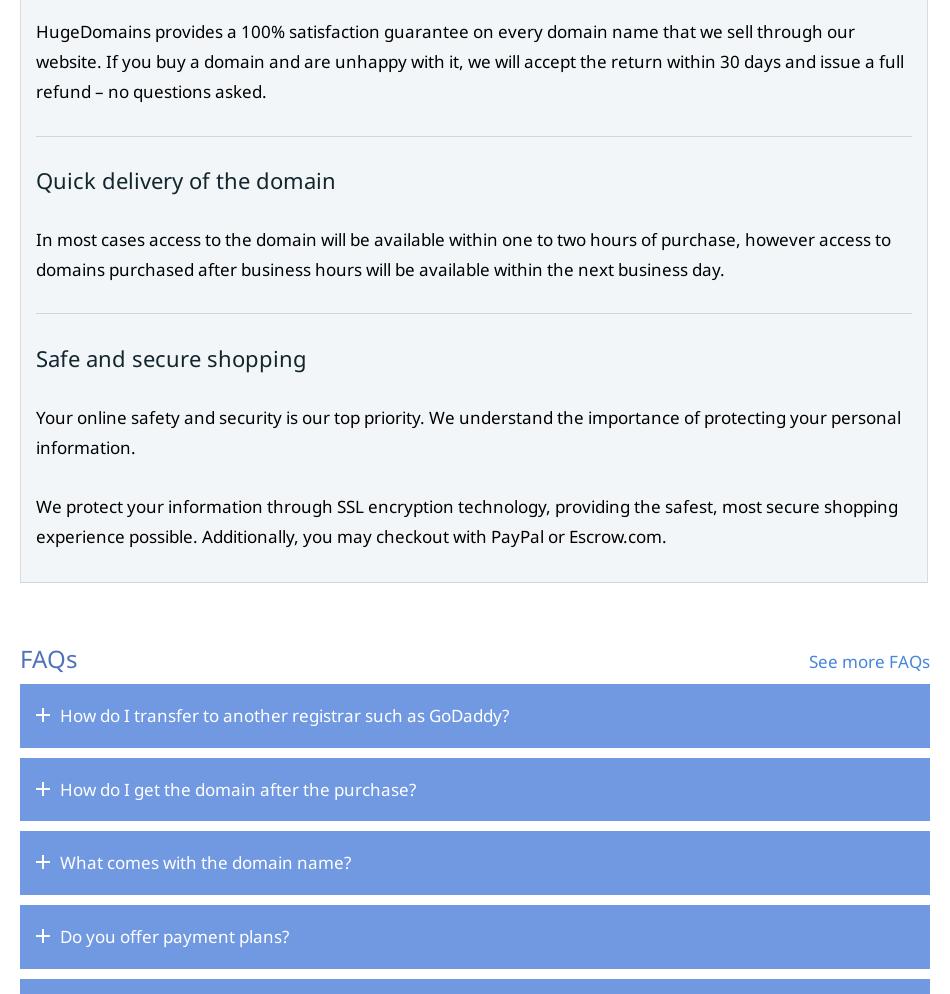 The image size is (950, 994). What do you see at coordinates (868, 660) in the screenshot?
I see `'See more FAQs'` at bounding box center [868, 660].